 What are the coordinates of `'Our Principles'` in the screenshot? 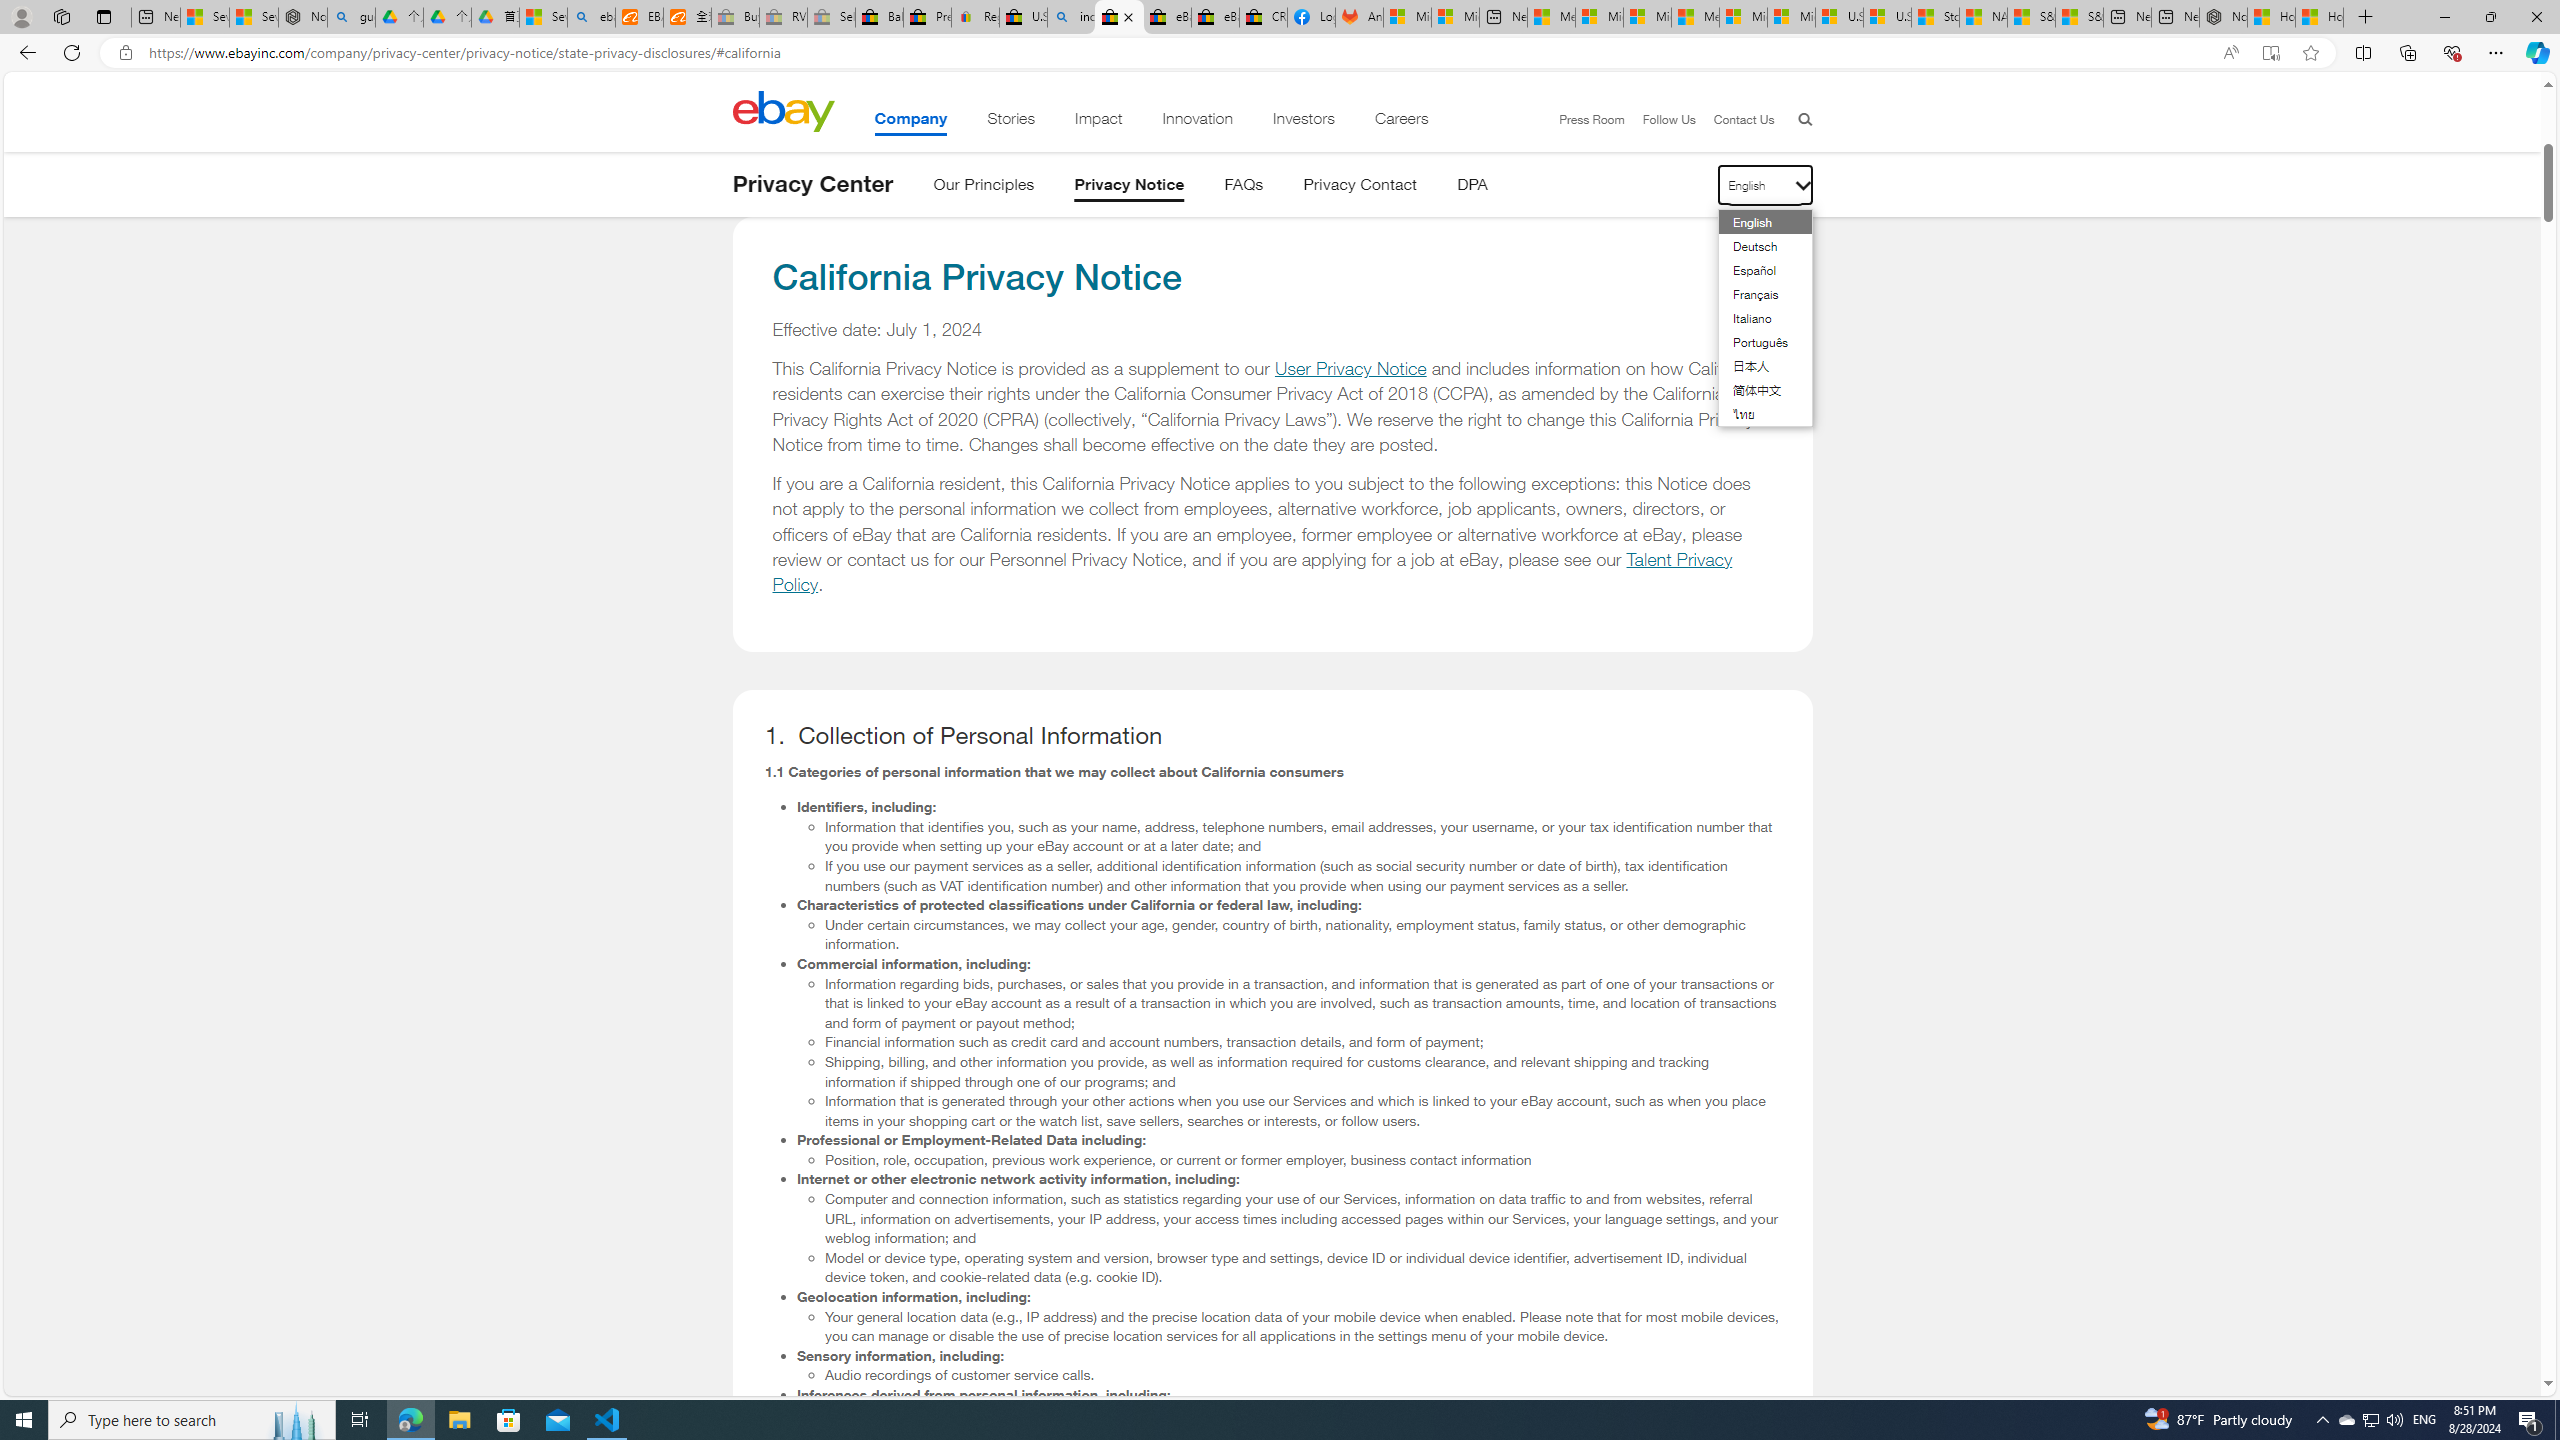 It's located at (982, 187).